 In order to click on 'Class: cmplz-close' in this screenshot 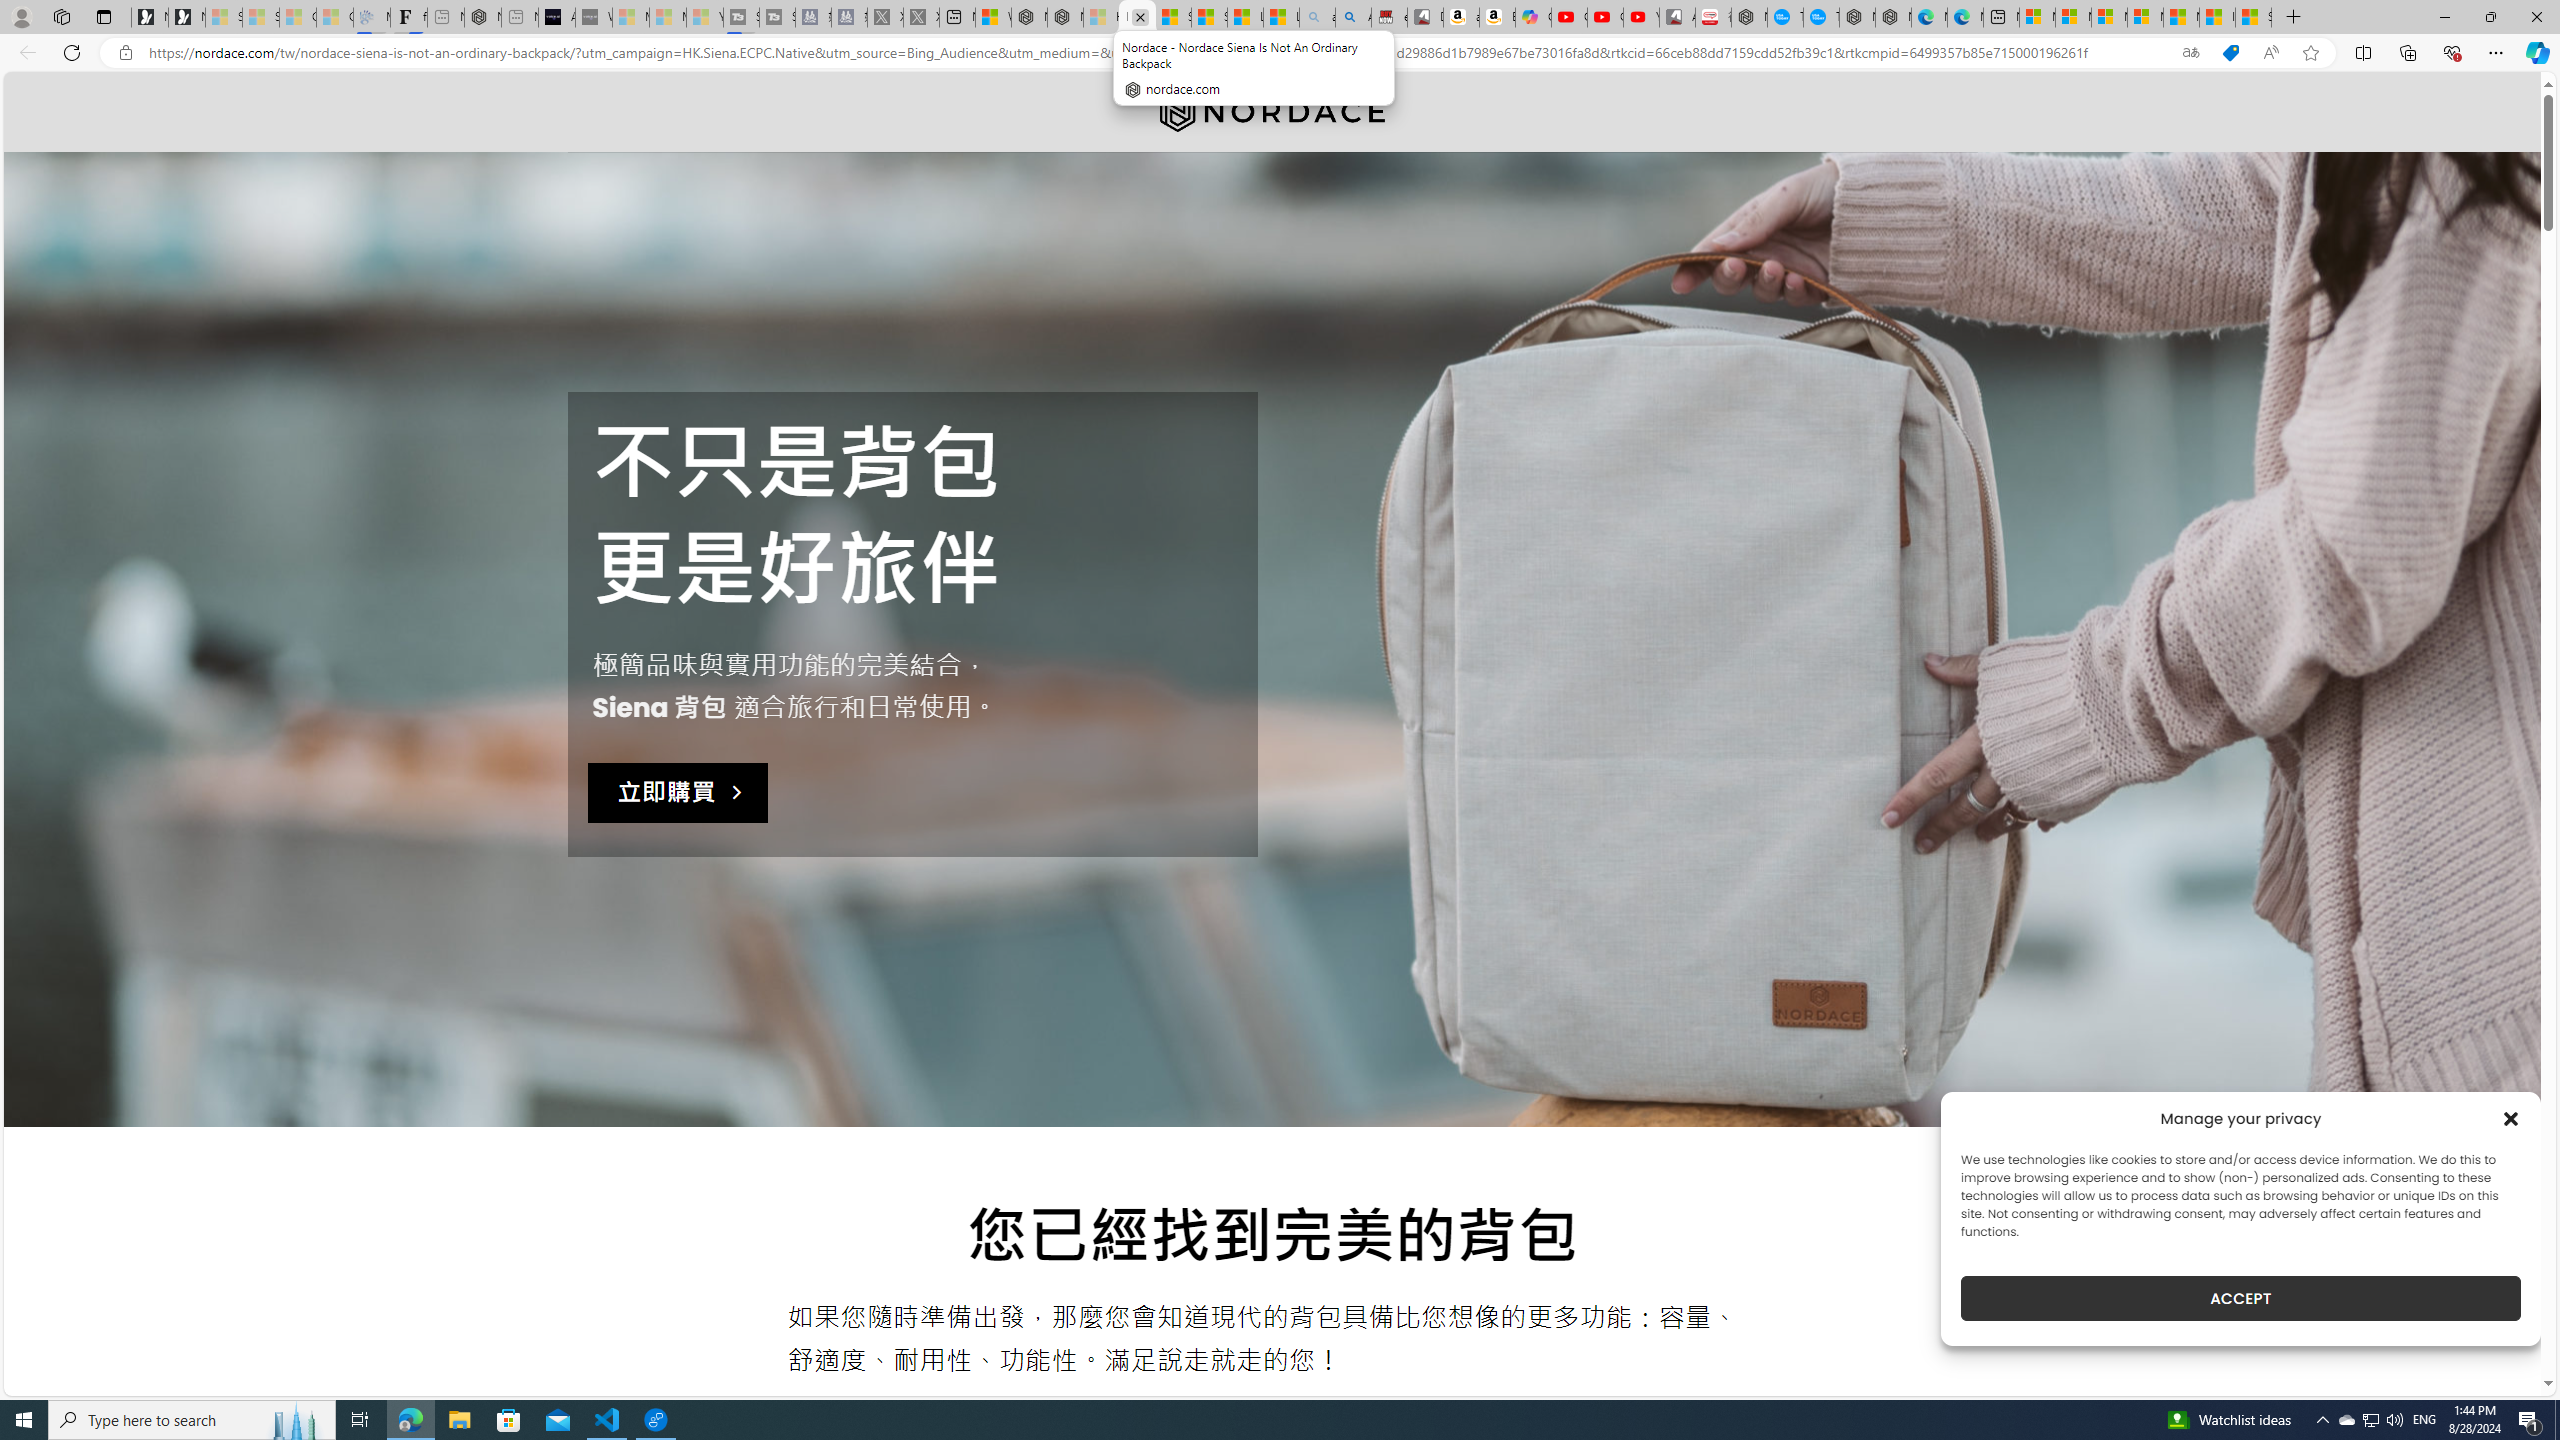, I will do `click(2511, 1118)`.